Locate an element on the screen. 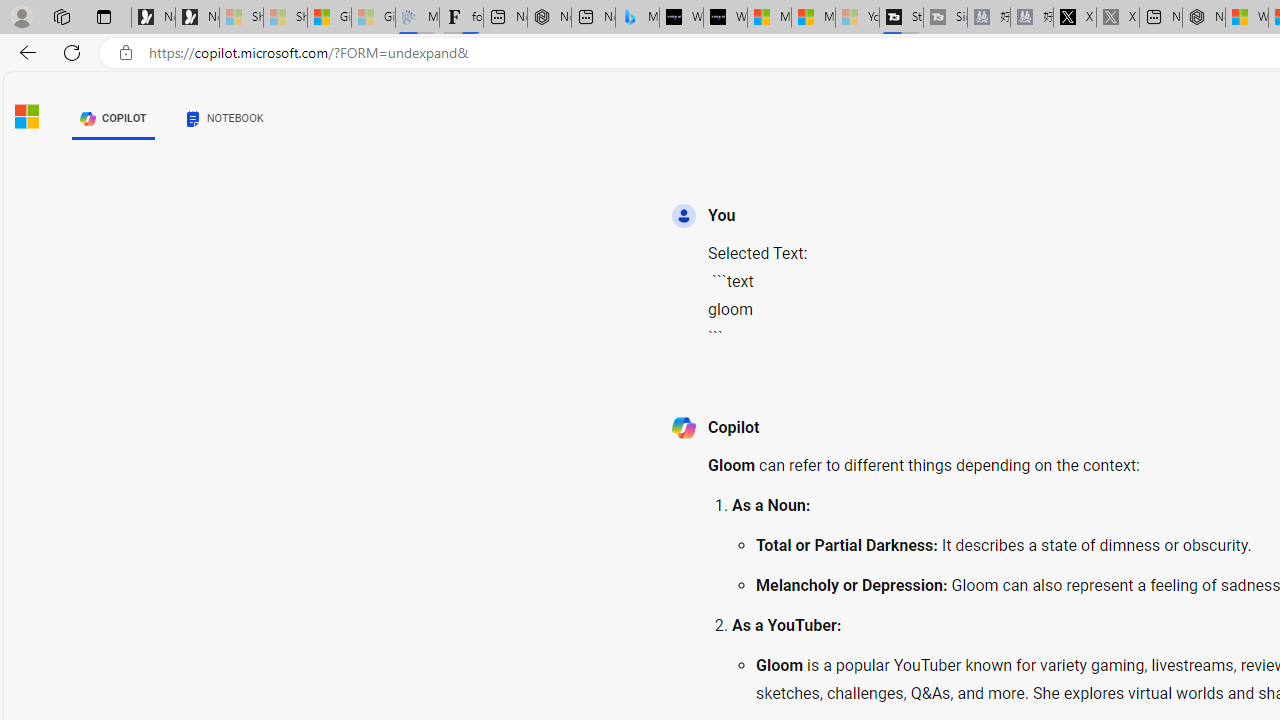 This screenshot has width=1280, height=720. 'COPILOT' is located at coordinates (112, 118).